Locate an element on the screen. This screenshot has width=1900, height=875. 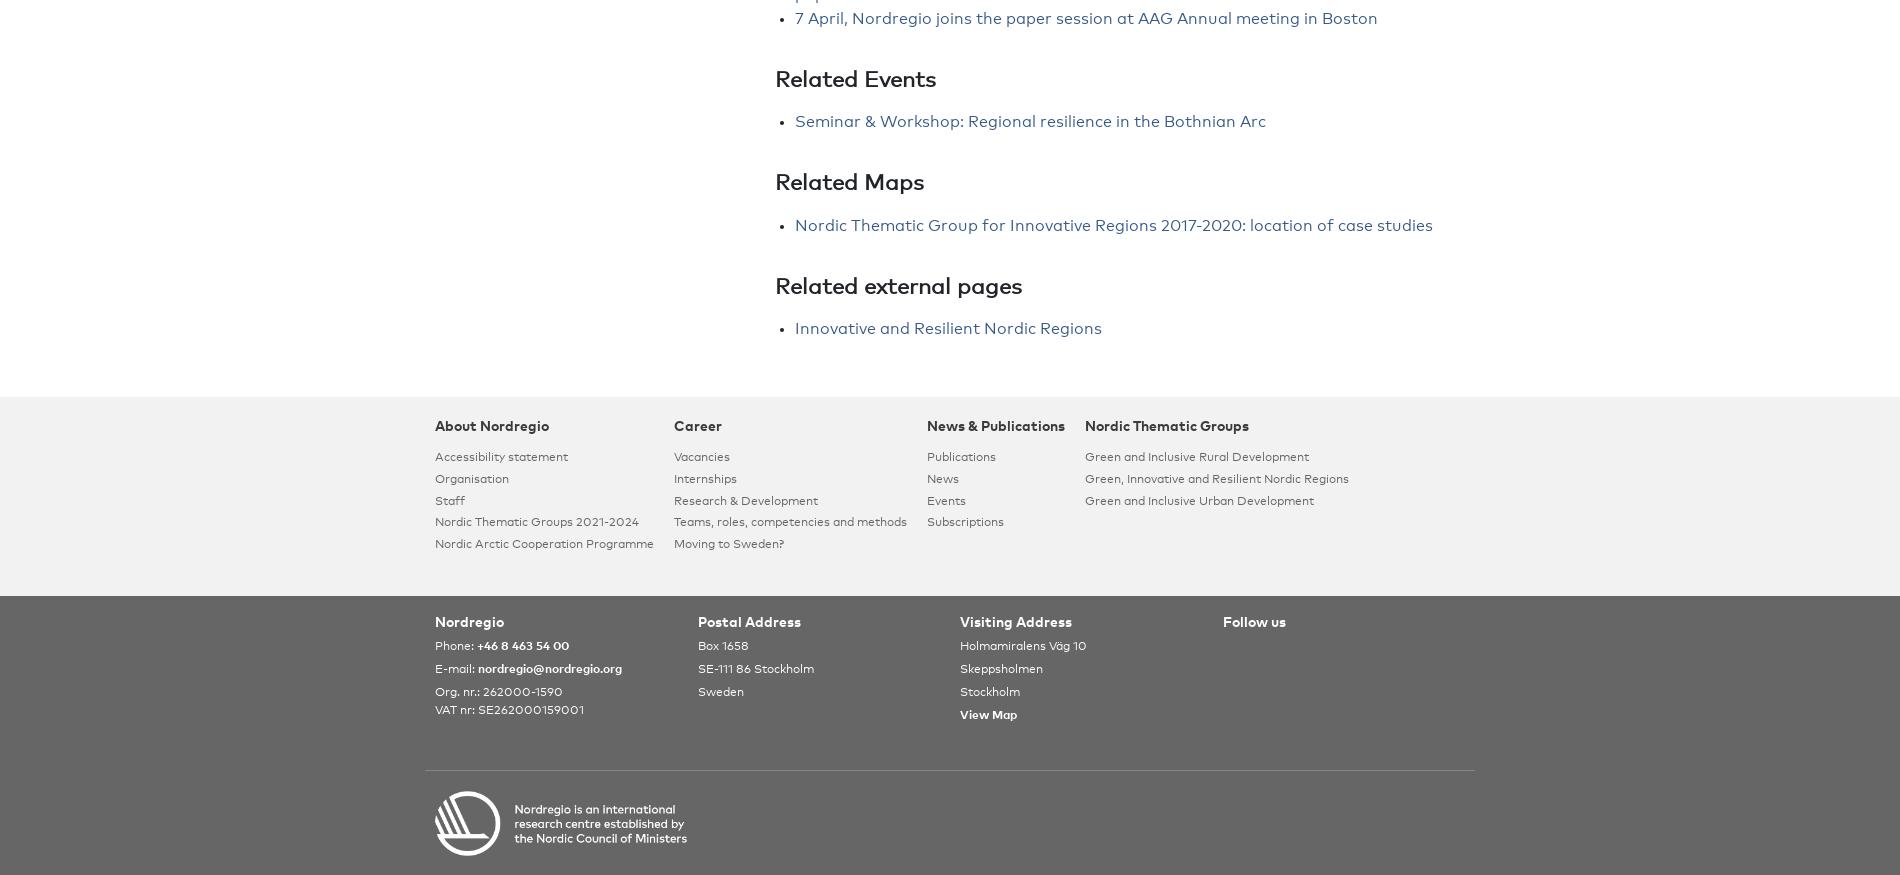
'Stockholm' is located at coordinates (990, 693).